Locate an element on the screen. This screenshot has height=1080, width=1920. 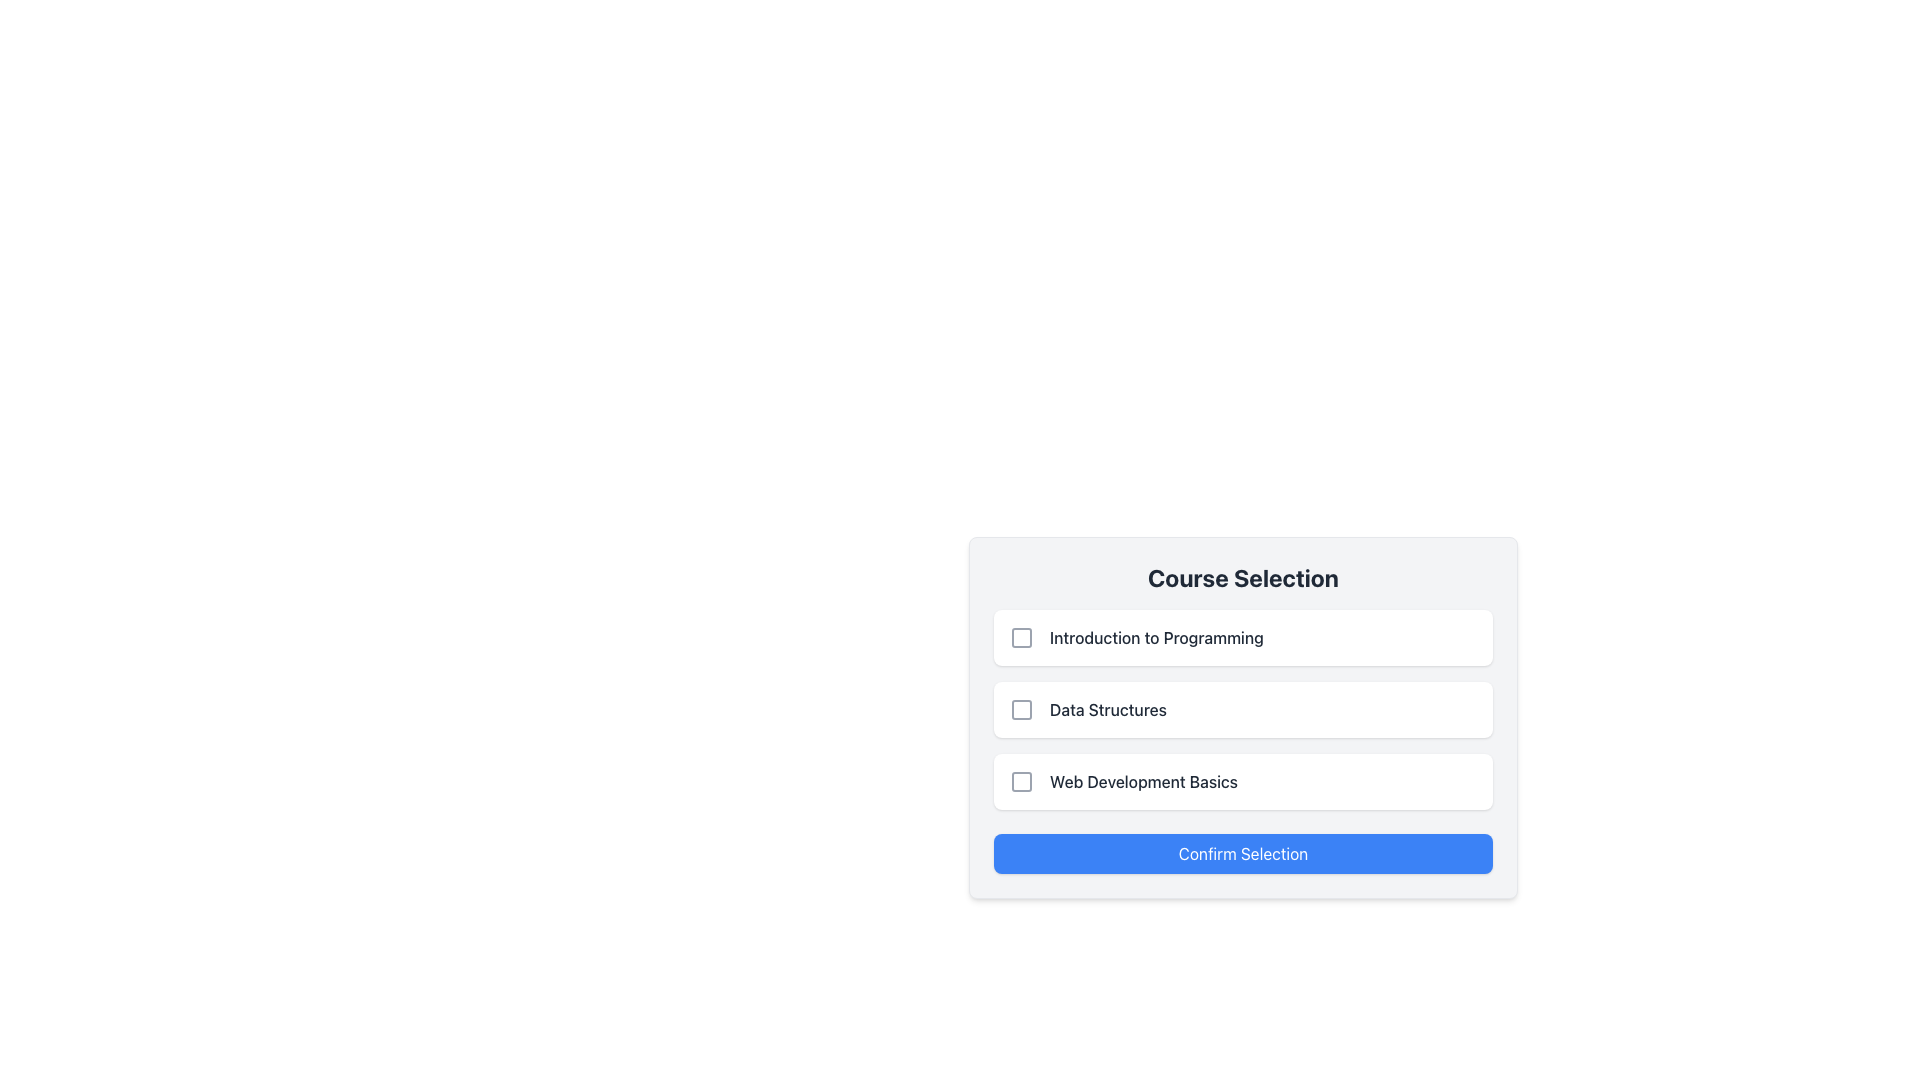
the checkbox for the 'Data Structures' option in the selectable list item under 'Course Selection' is located at coordinates (1242, 716).